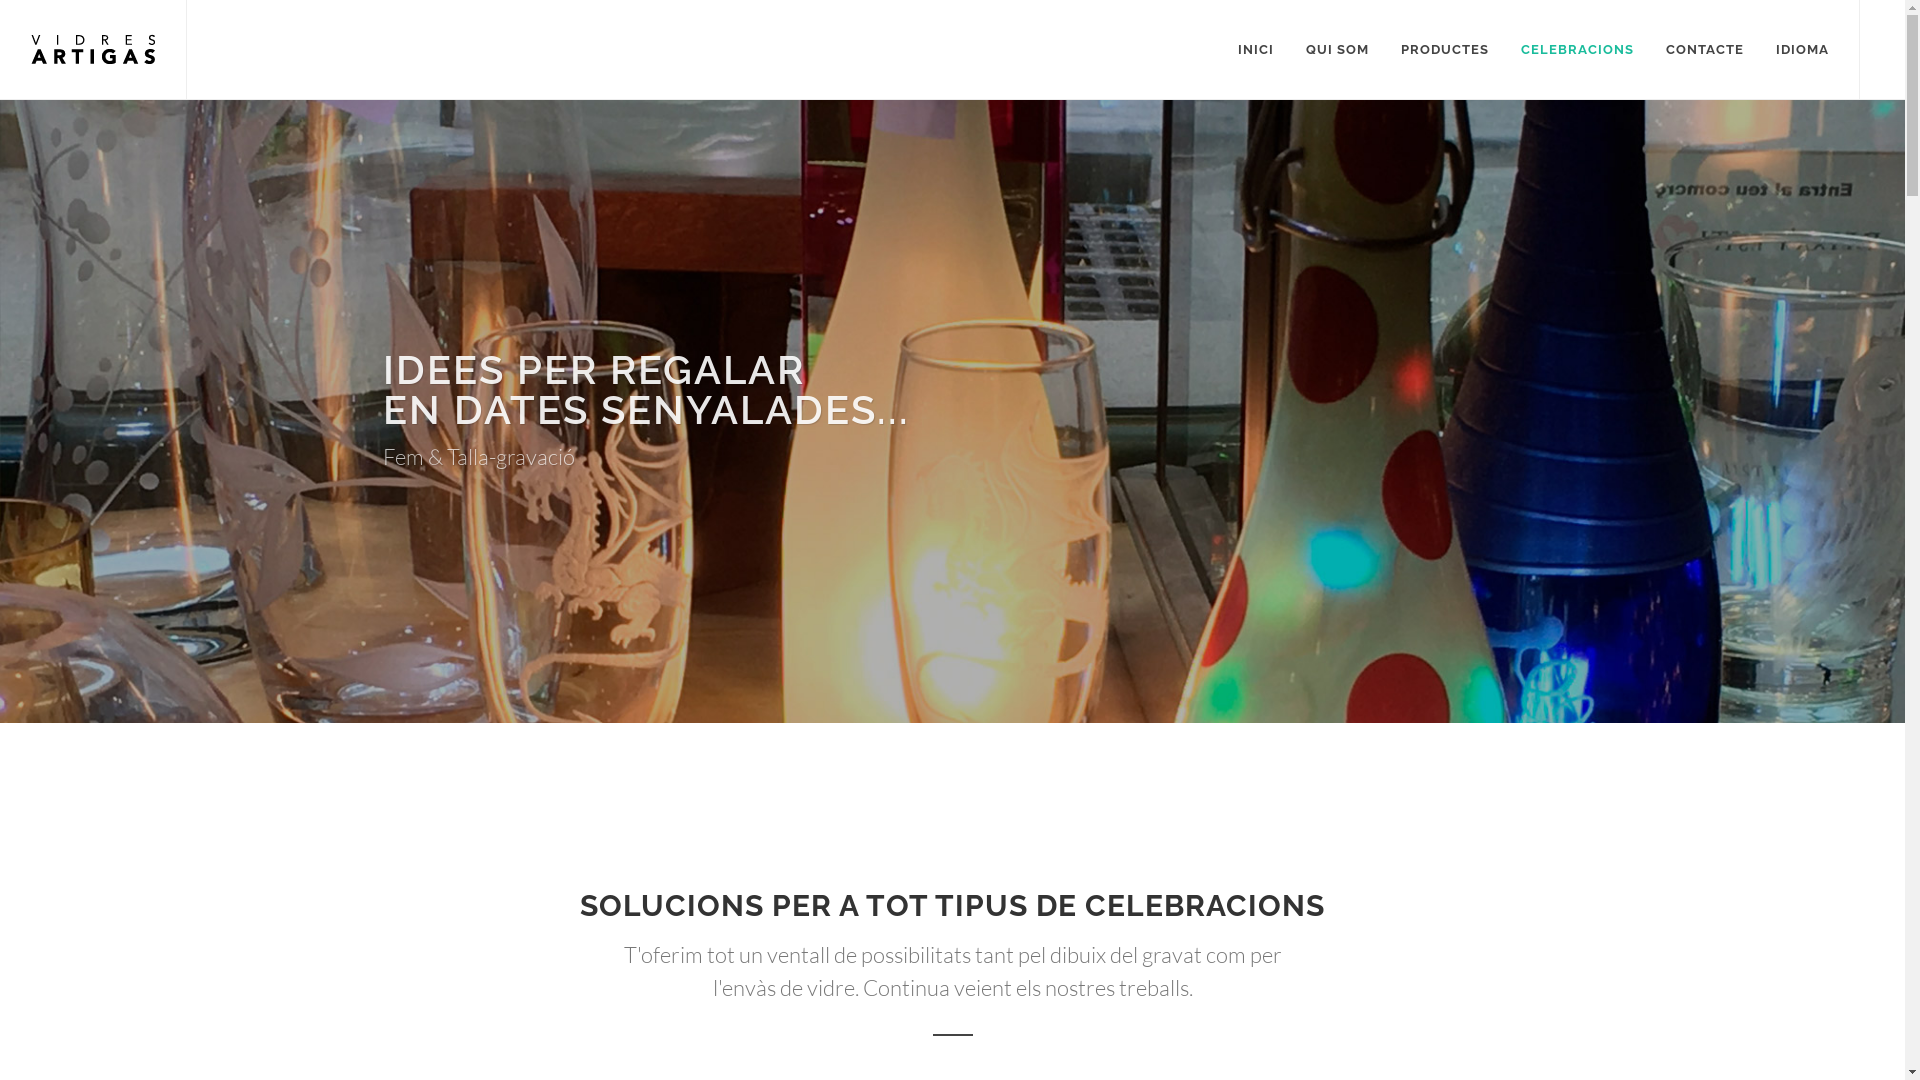 This screenshot has height=1080, width=1920. What do you see at coordinates (1291, 49) in the screenshot?
I see `'QUI SOM'` at bounding box center [1291, 49].